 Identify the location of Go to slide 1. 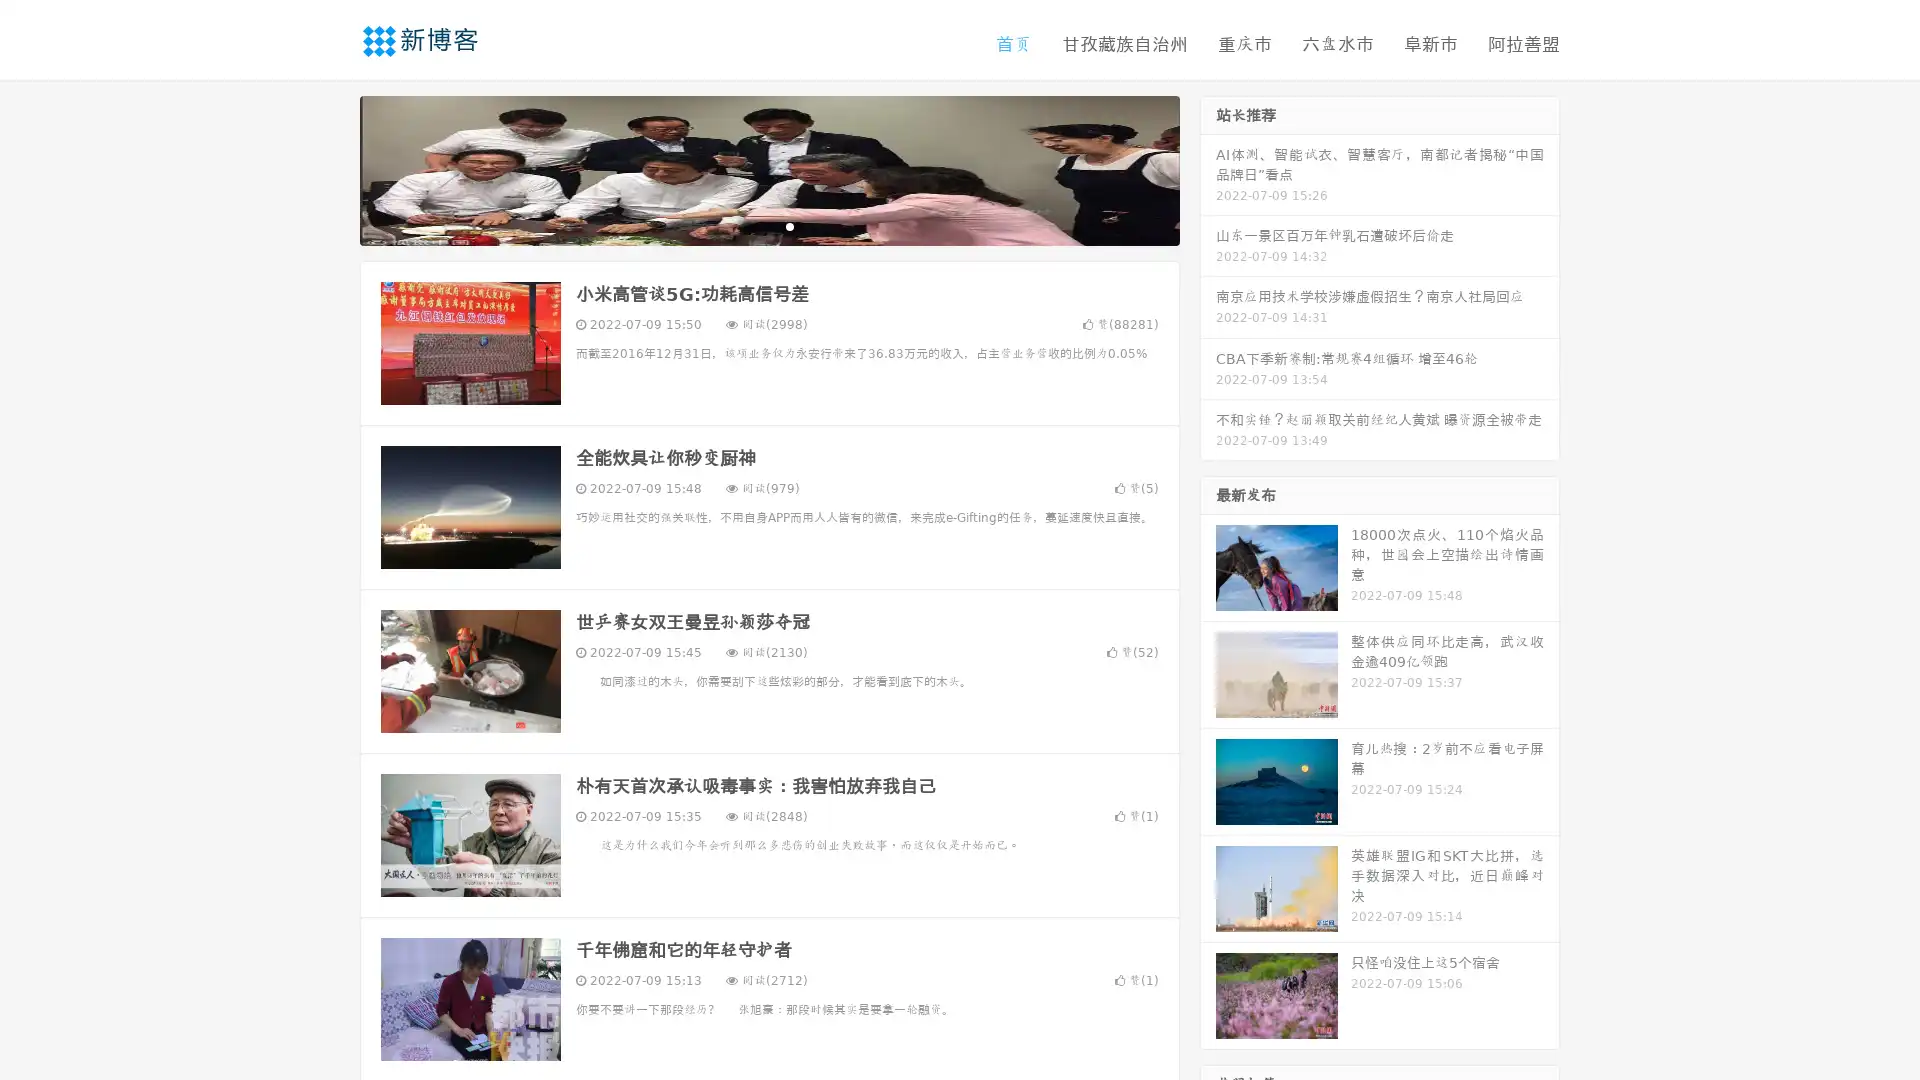
(748, 225).